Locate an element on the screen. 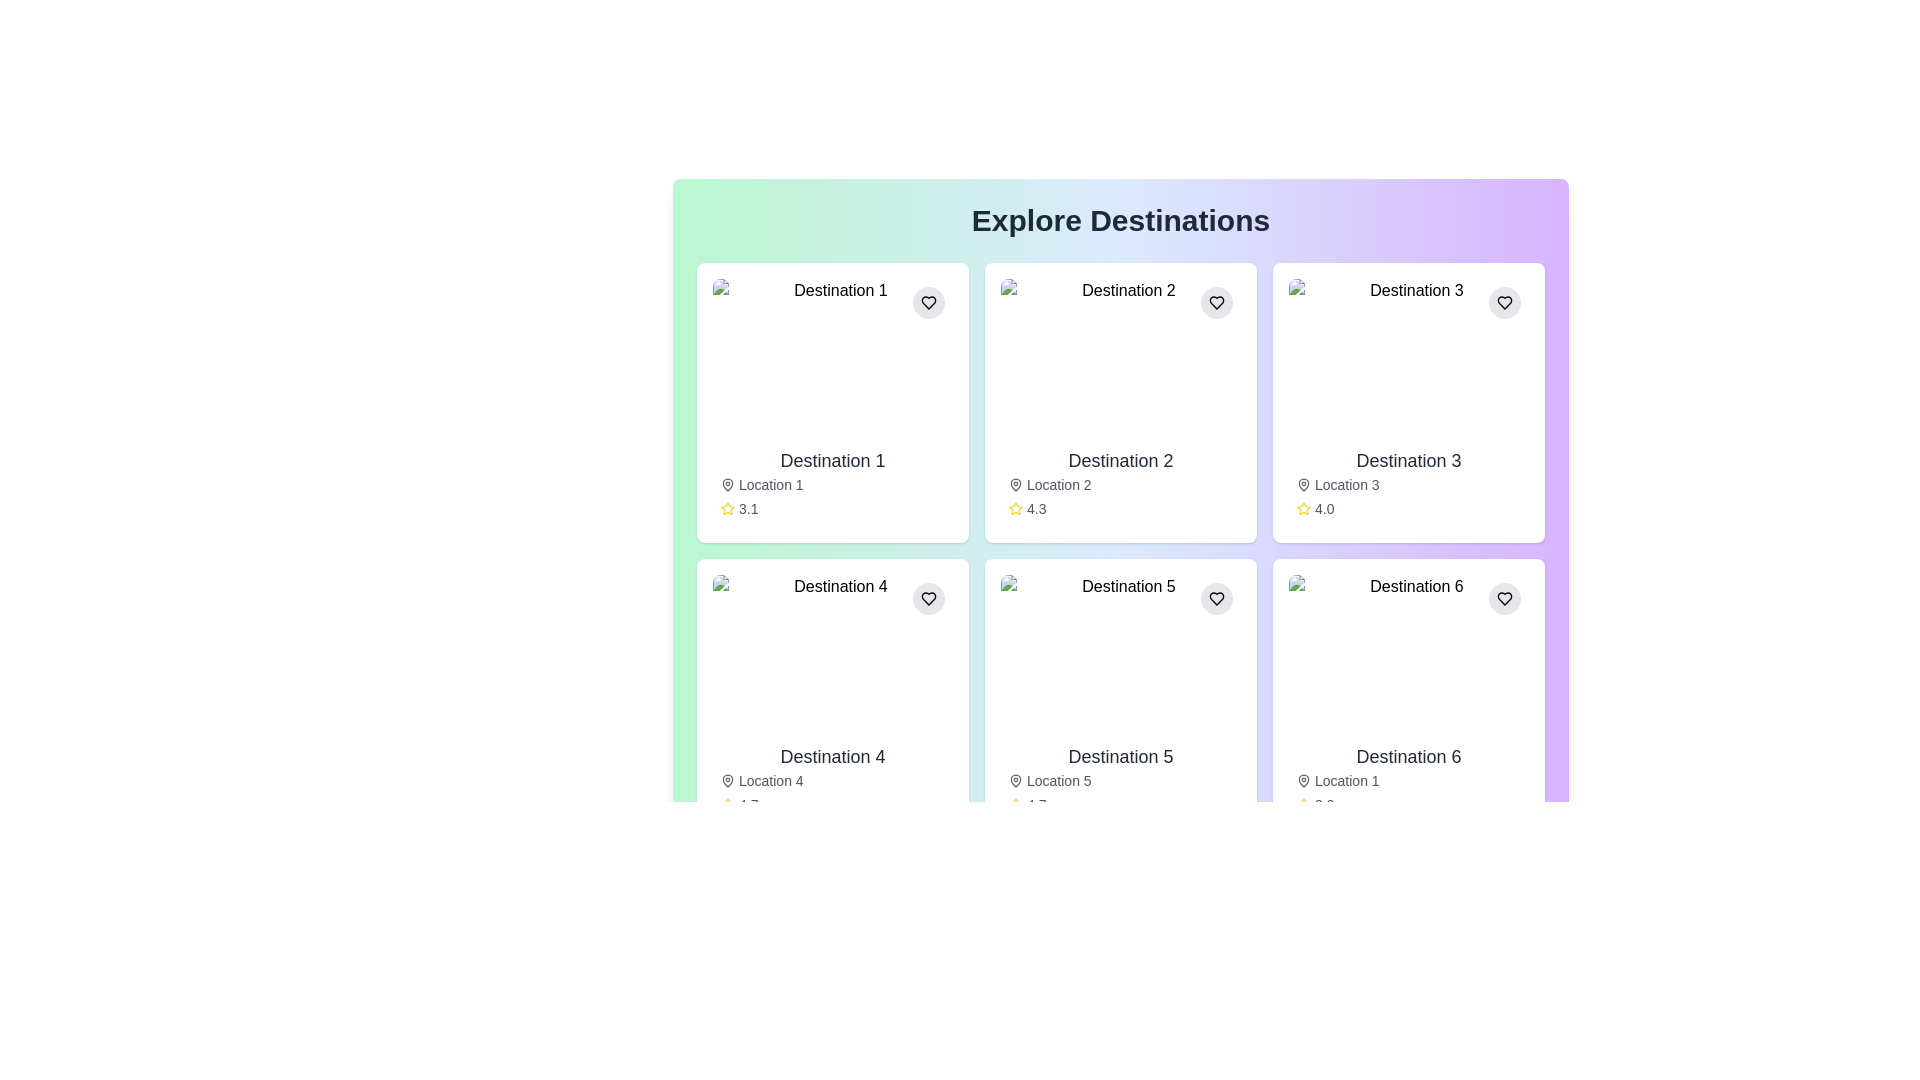 This screenshot has height=1080, width=1920. the yellow star icon representing the rating for 'Destination 3' is located at coordinates (1304, 507).